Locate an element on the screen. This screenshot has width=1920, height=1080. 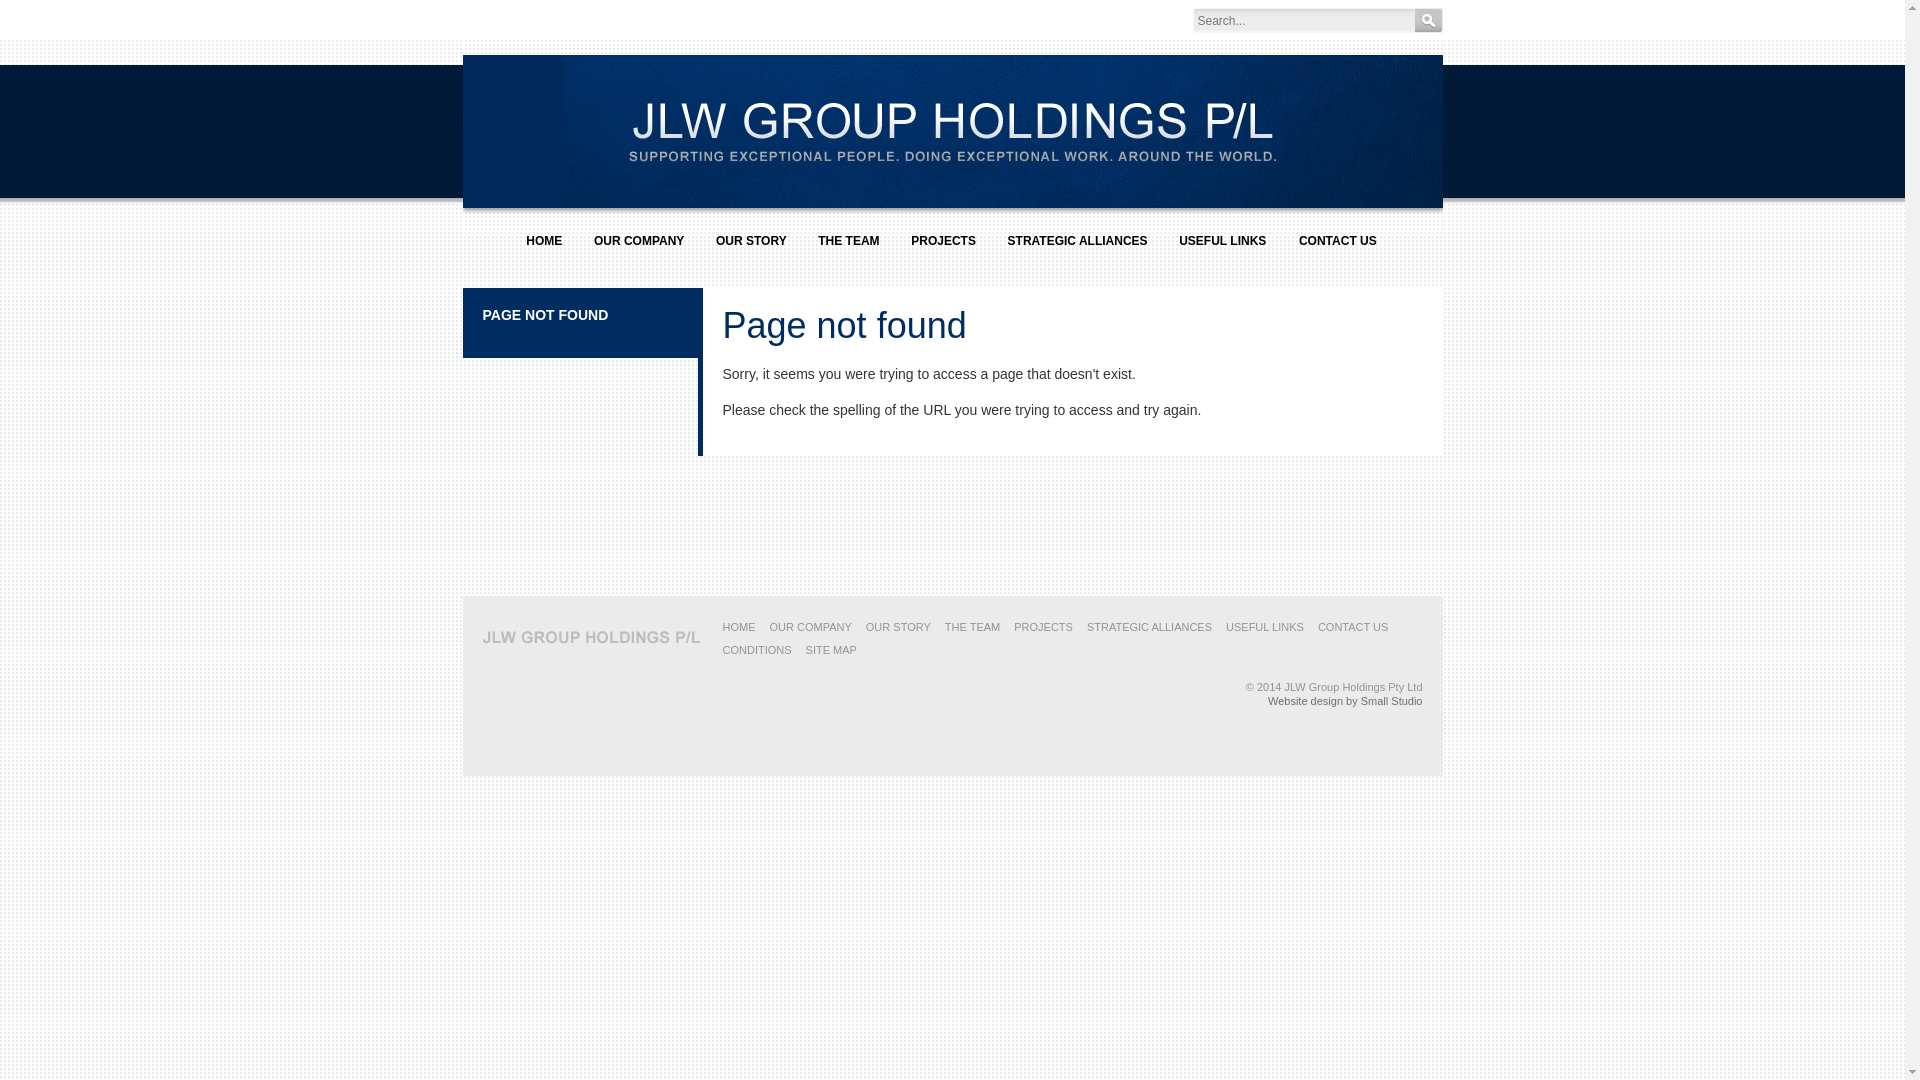
'SITE MAP' is located at coordinates (831, 650).